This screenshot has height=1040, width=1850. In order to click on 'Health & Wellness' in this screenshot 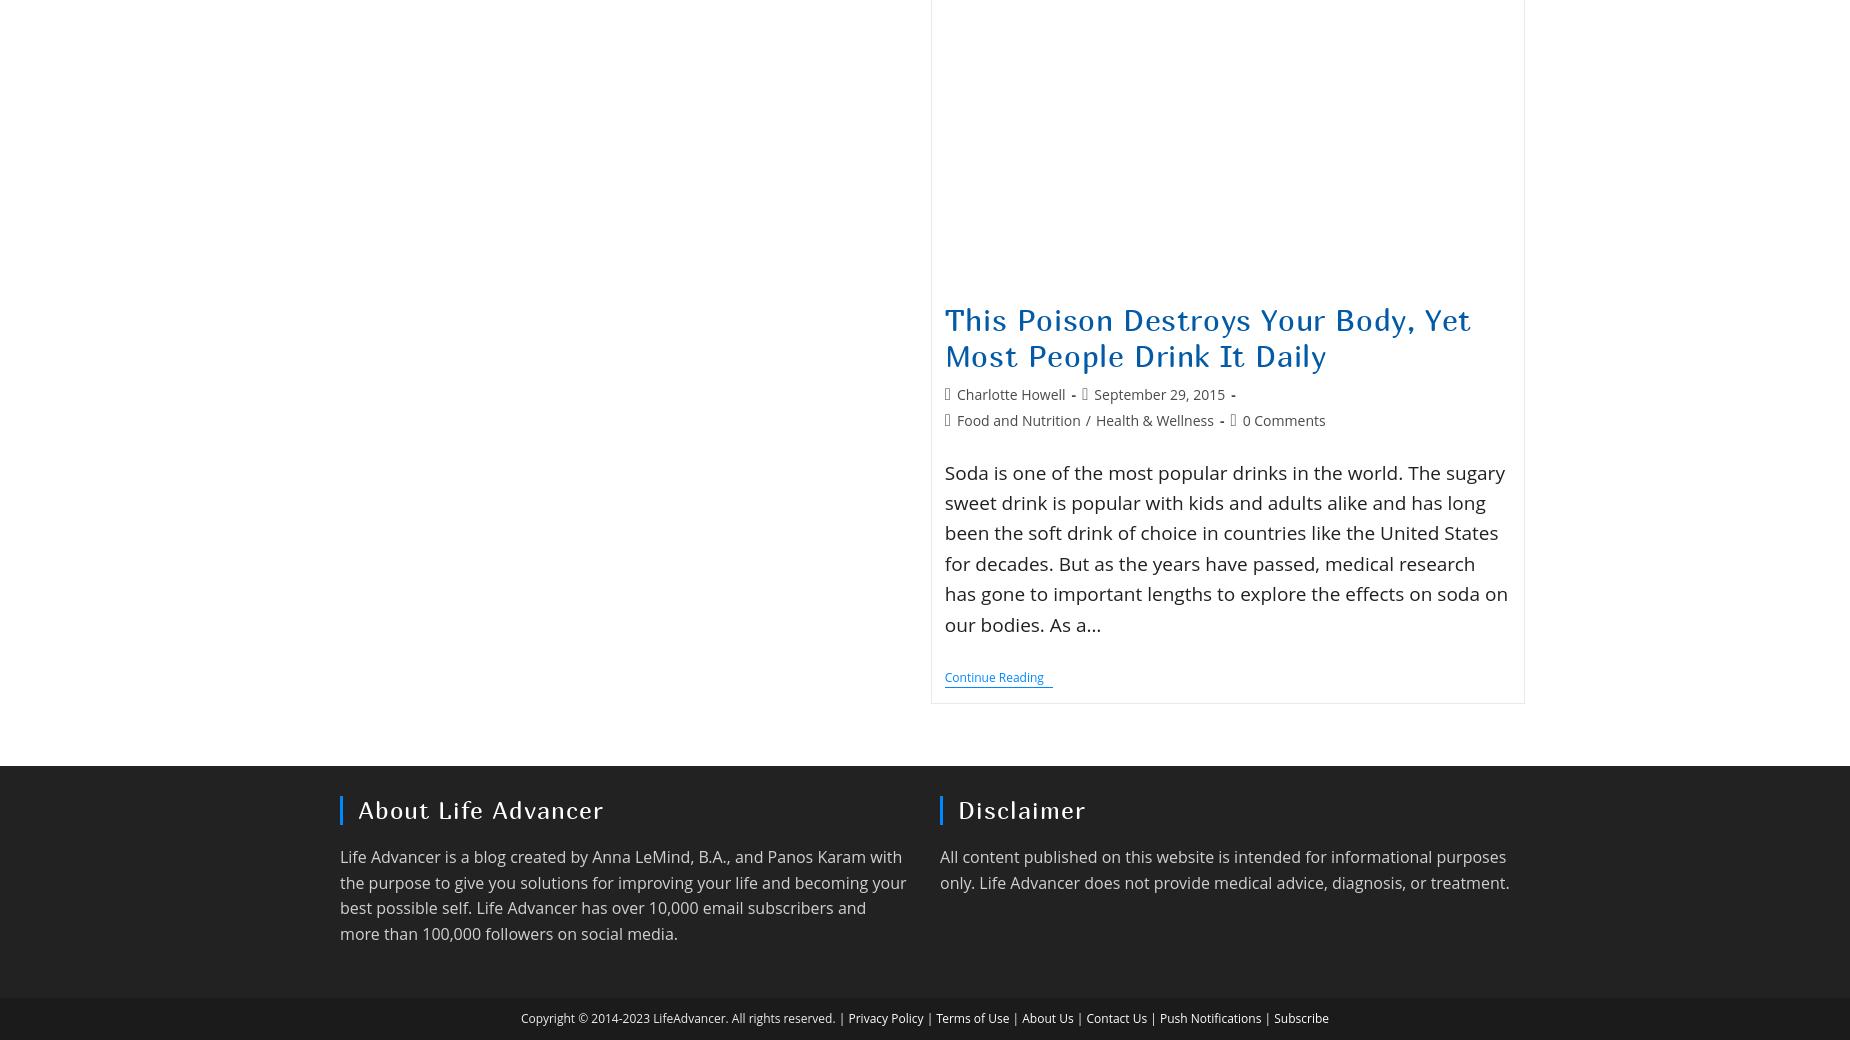, I will do `click(1153, 419)`.